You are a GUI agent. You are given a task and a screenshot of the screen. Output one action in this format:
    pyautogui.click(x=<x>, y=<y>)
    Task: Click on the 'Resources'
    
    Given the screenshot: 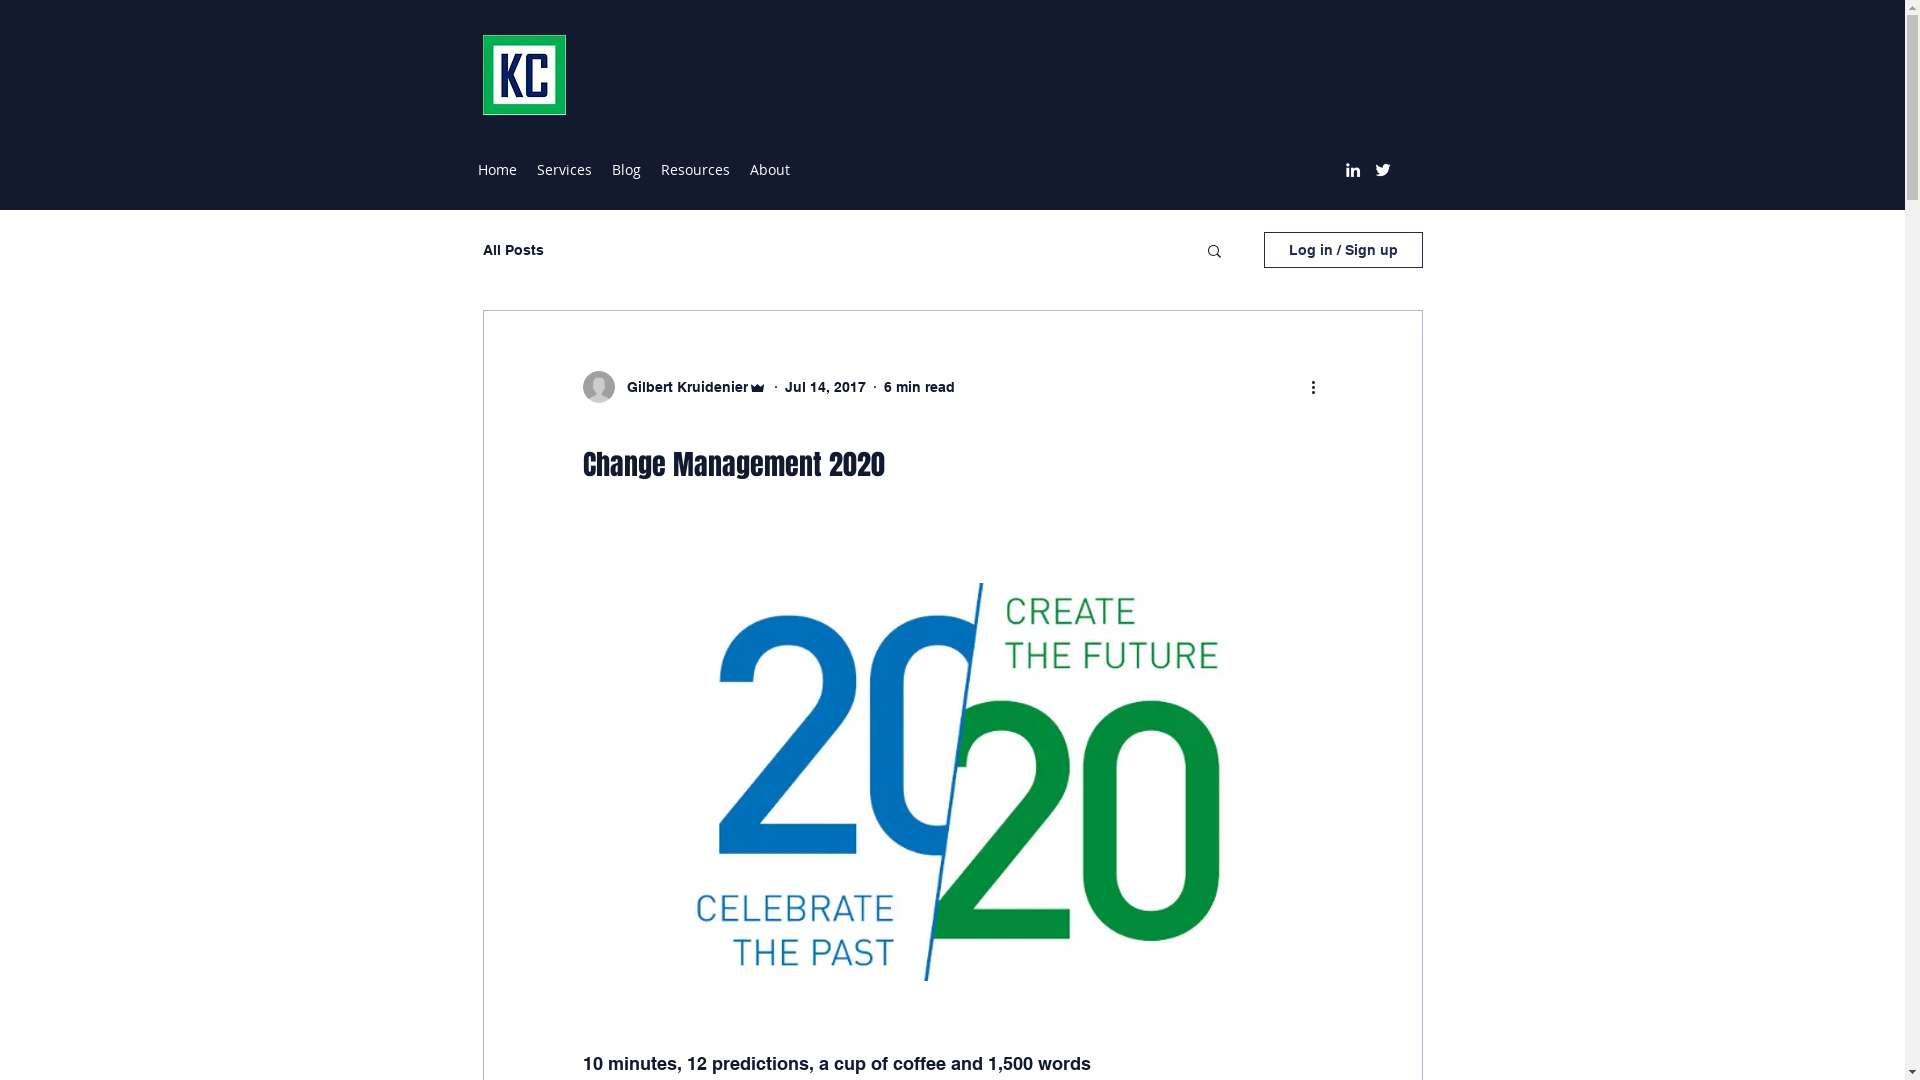 What is the action you would take?
    pyautogui.click(x=649, y=168)
    